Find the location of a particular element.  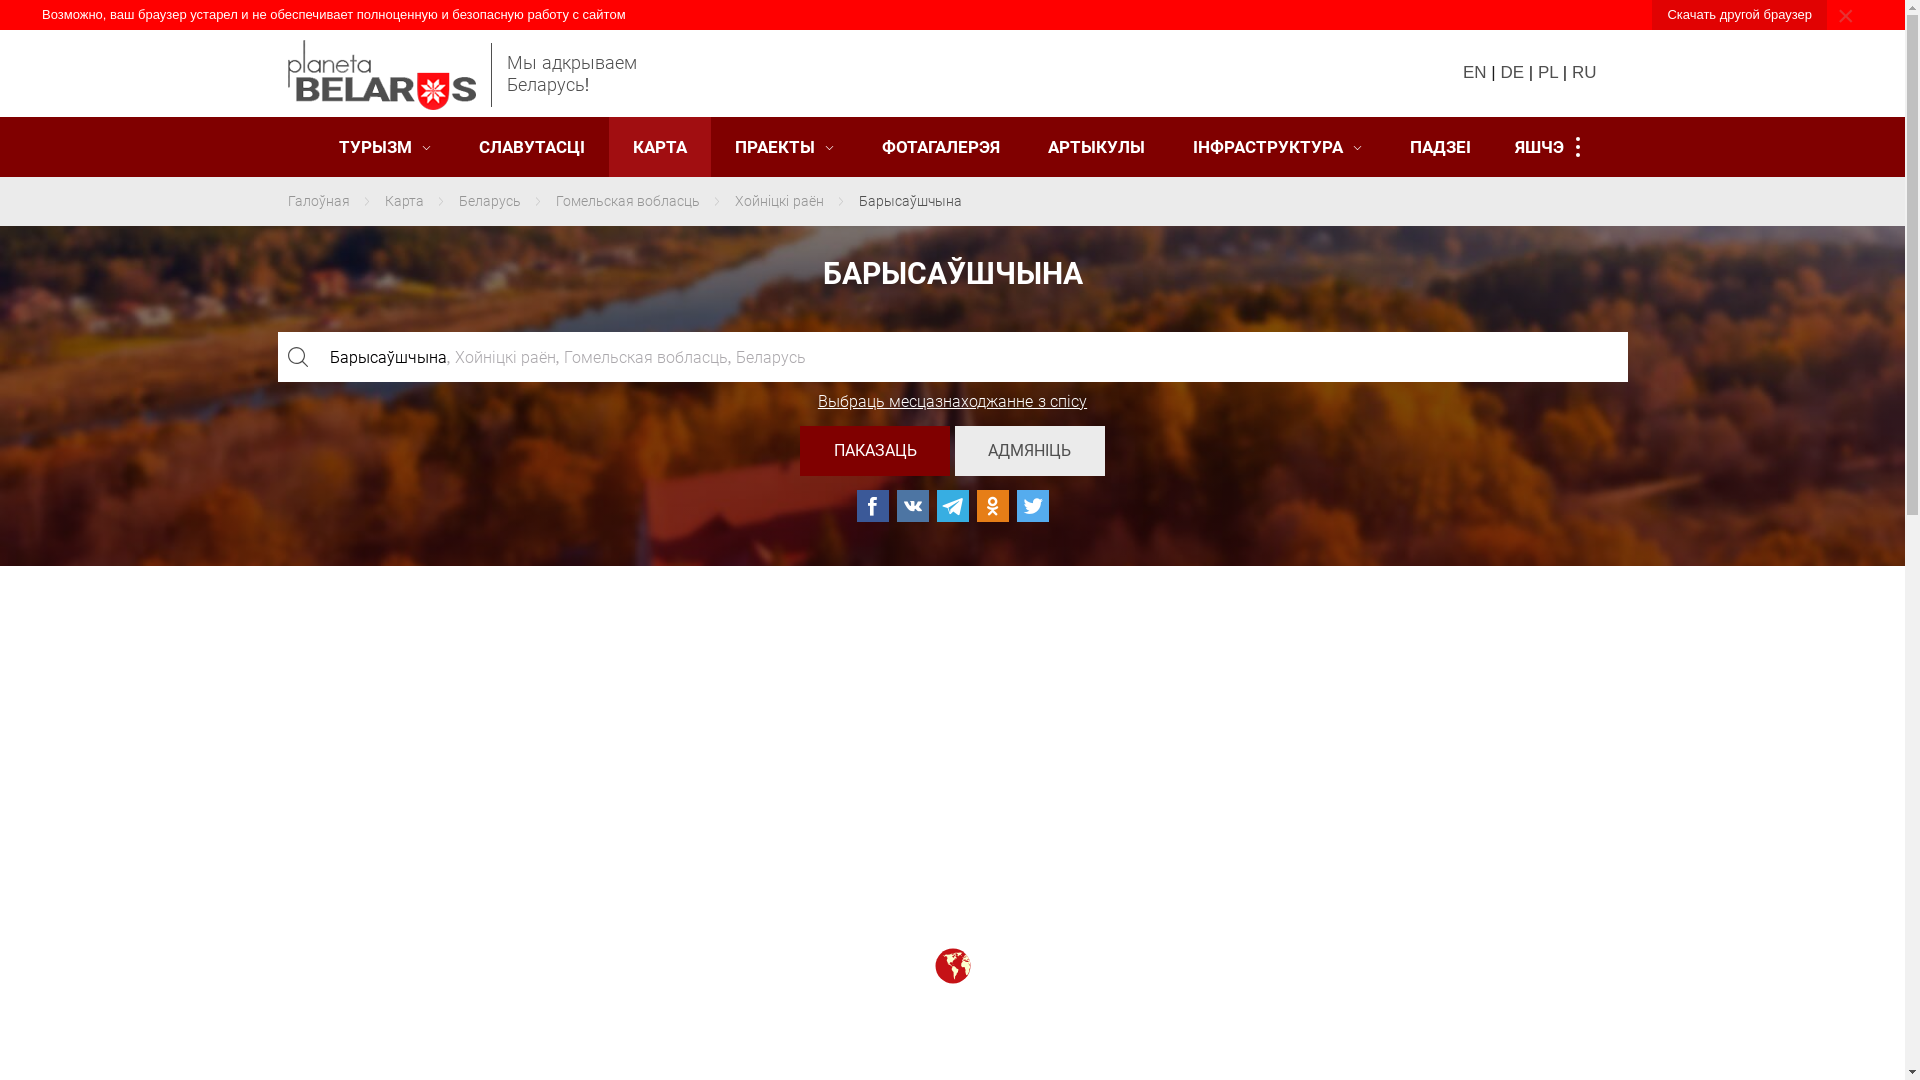

'DE' is located at coordinates (1512, 71).